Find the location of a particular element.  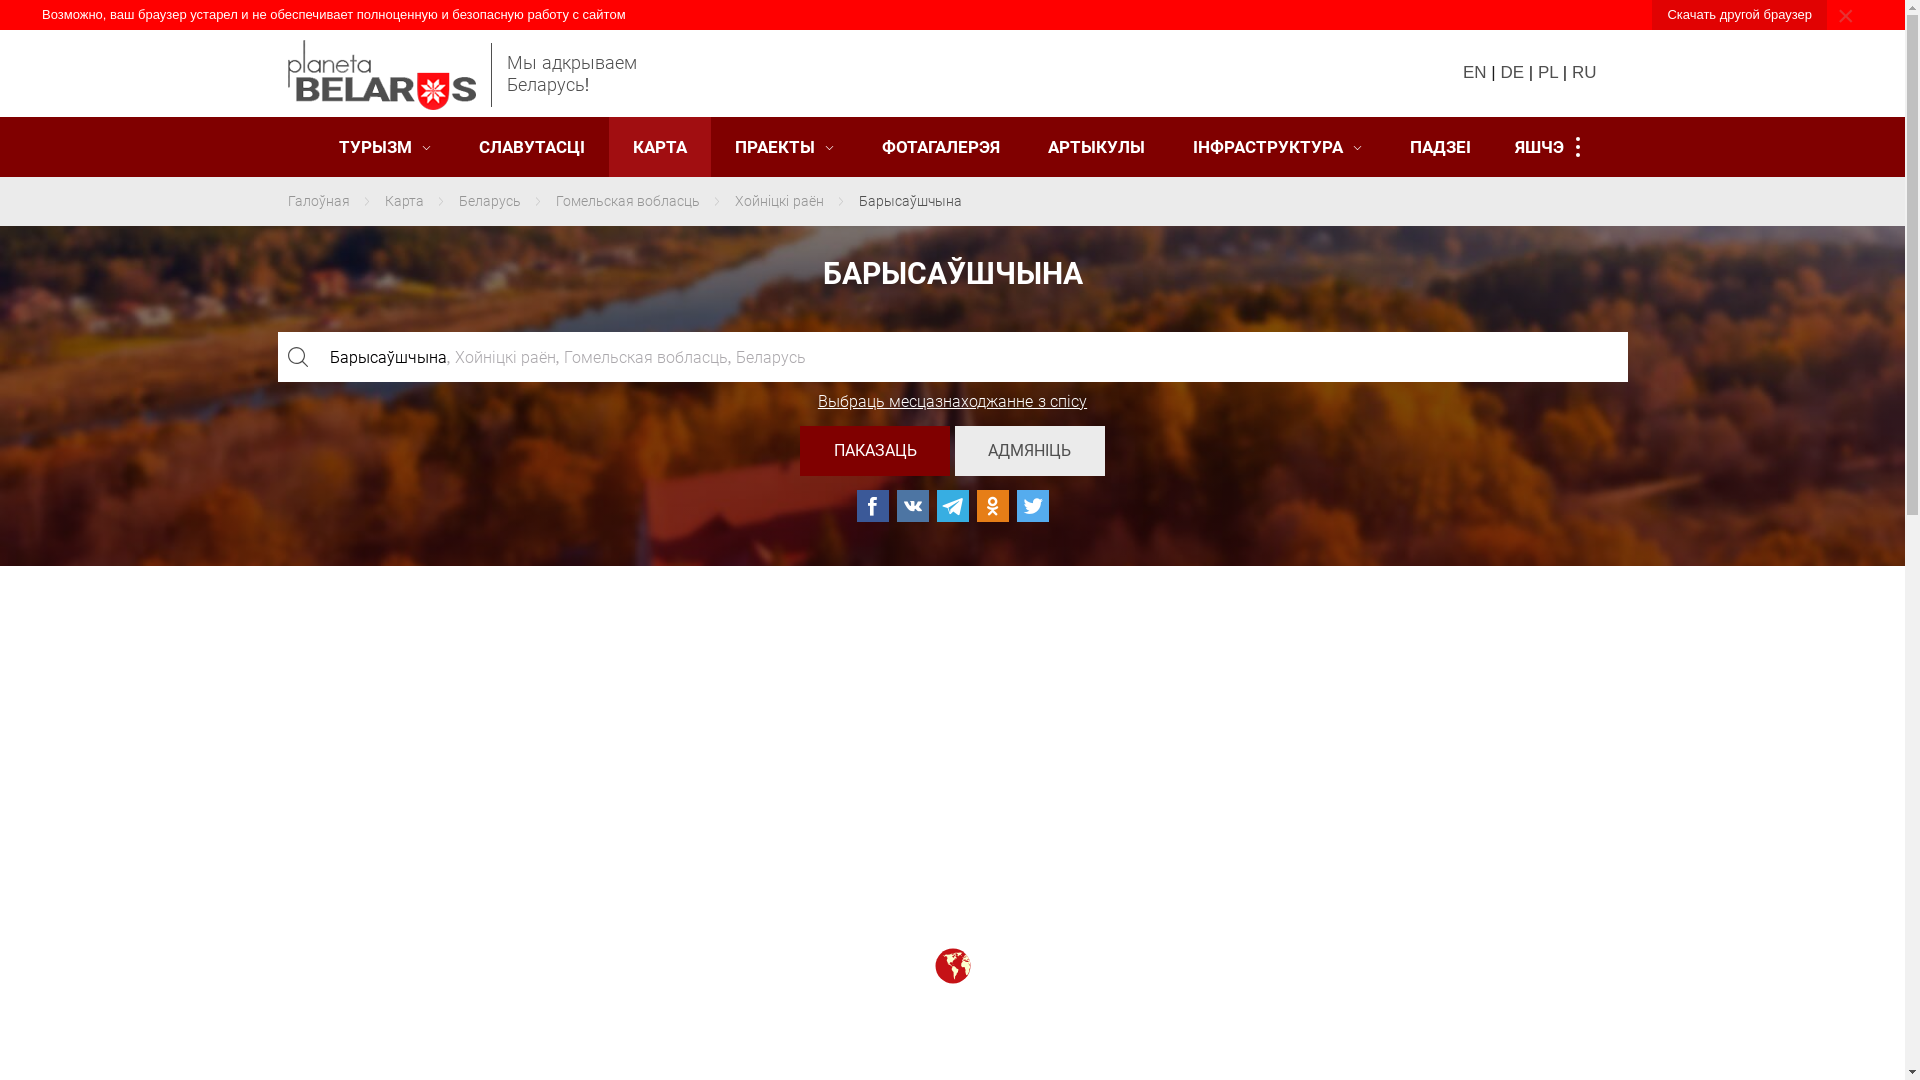

'DE' is located at coordinates (1512, 71).